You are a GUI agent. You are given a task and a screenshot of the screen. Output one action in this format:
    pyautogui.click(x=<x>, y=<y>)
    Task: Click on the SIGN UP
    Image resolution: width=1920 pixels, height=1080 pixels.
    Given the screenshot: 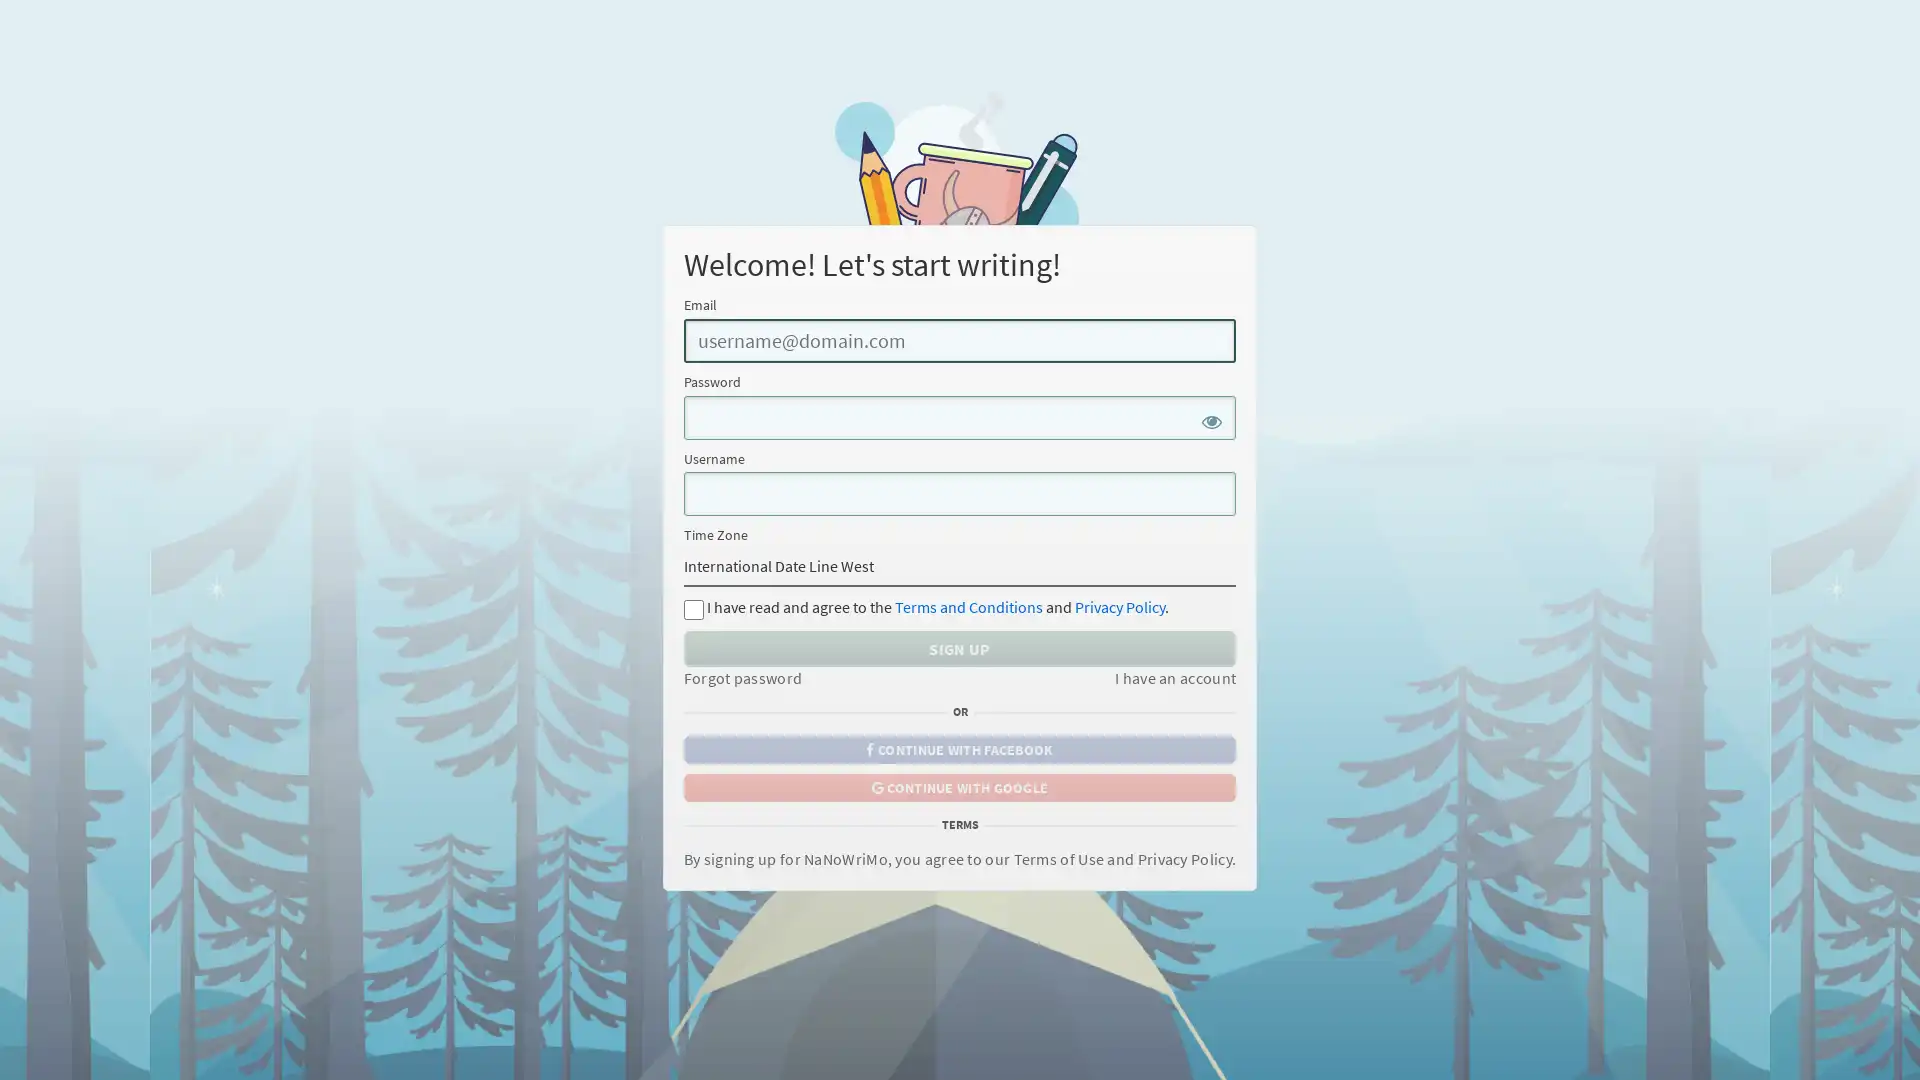 What is the action you would take?
    pyautogui.click(x=958, y=648)
    